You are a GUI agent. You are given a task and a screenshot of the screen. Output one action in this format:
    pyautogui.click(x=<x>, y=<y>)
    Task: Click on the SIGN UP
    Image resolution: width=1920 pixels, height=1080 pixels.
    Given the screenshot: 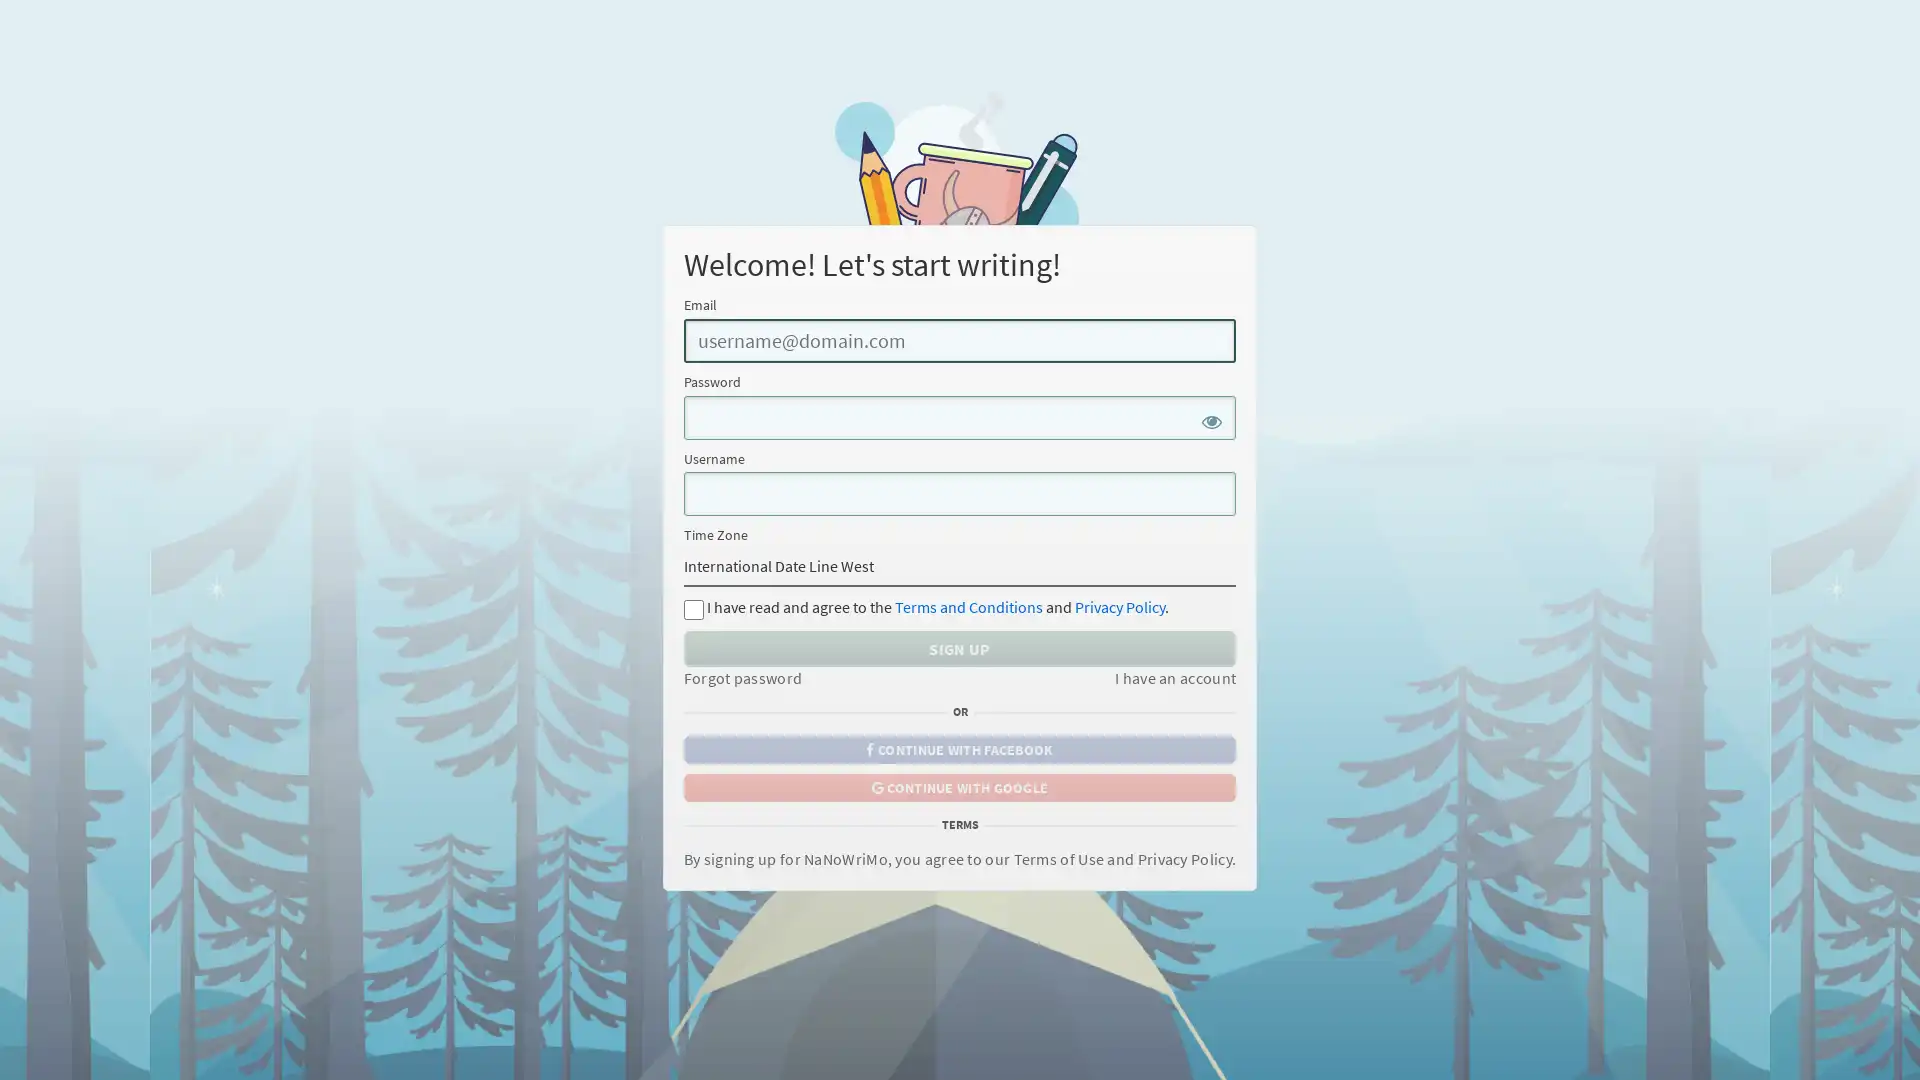 What is the action you would take?
    pyautogui.click(x=958, y=648)
    